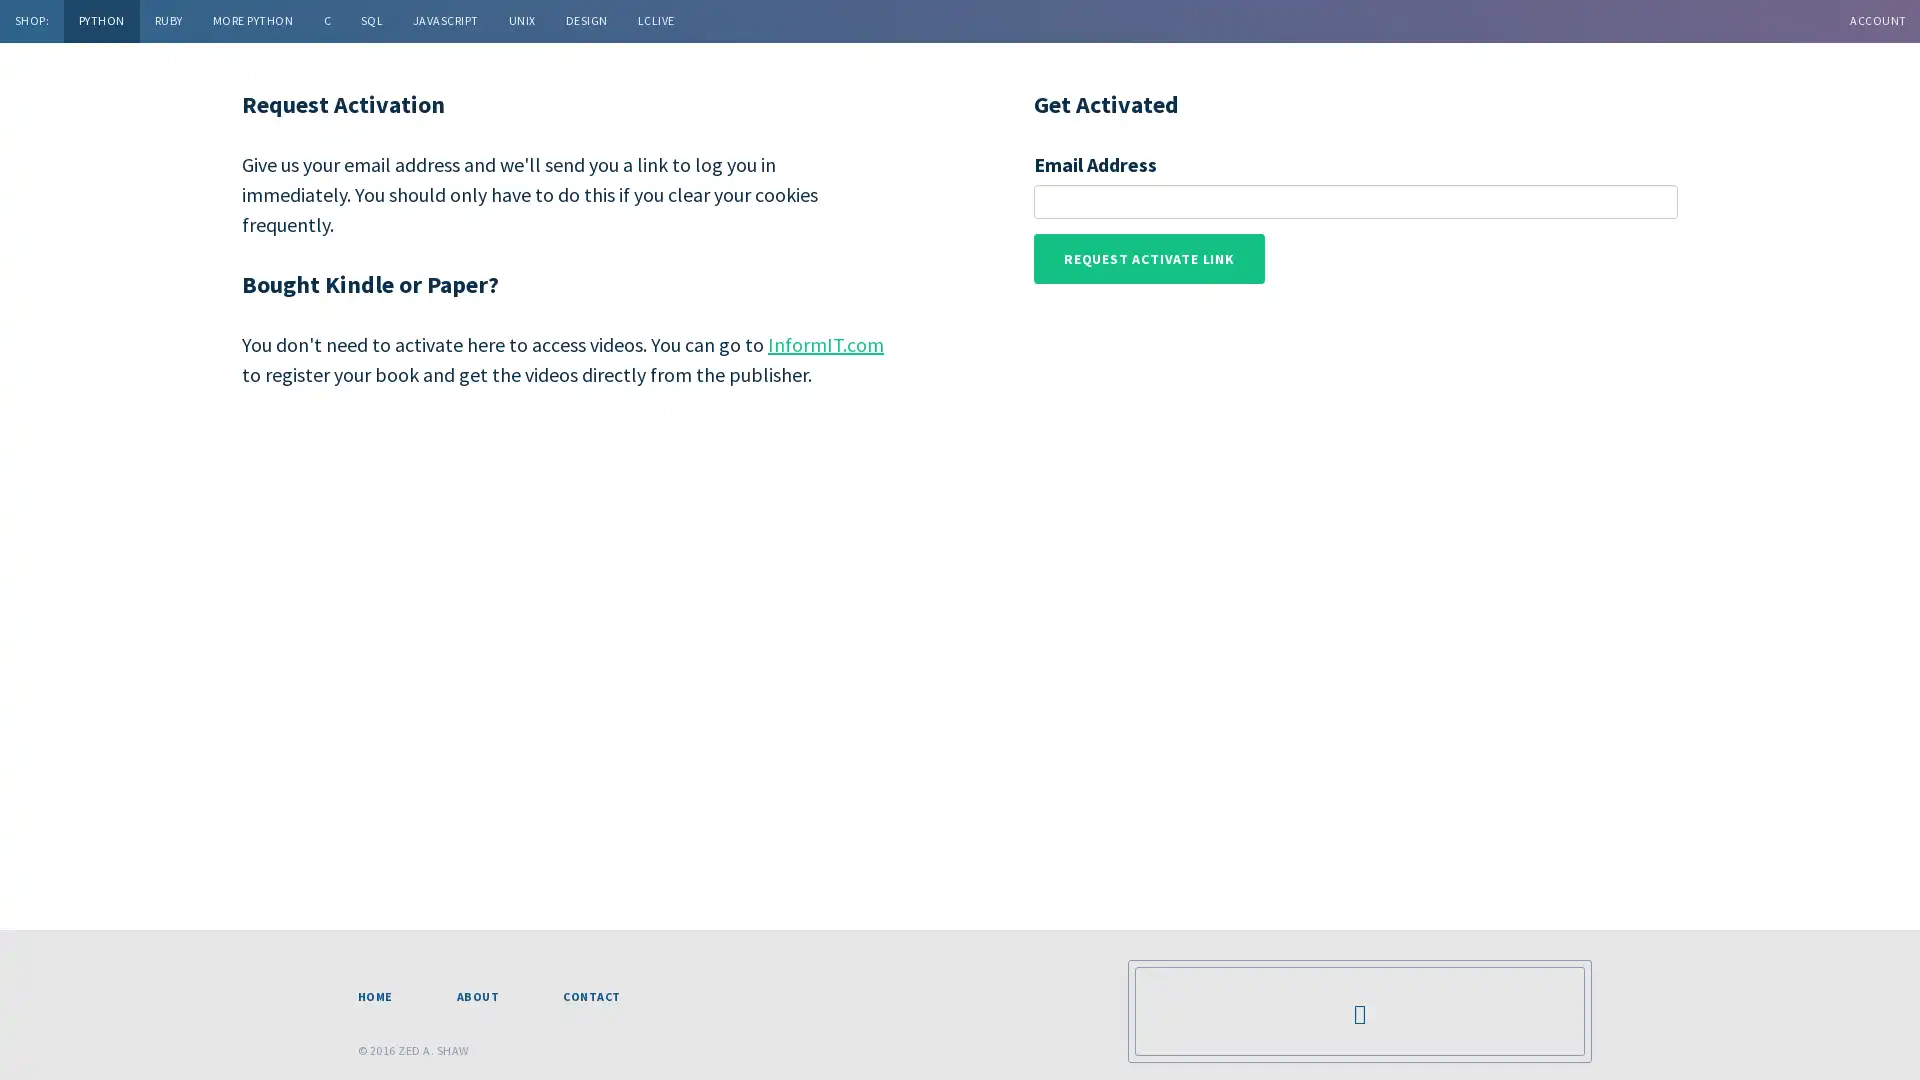 Image resolution: width=1920 pixels, height=1080 pixels. Describe the element at coordinates (1148, 257) in the screenshot. I see `REQUEST ACTIVATE LINK` at that location.